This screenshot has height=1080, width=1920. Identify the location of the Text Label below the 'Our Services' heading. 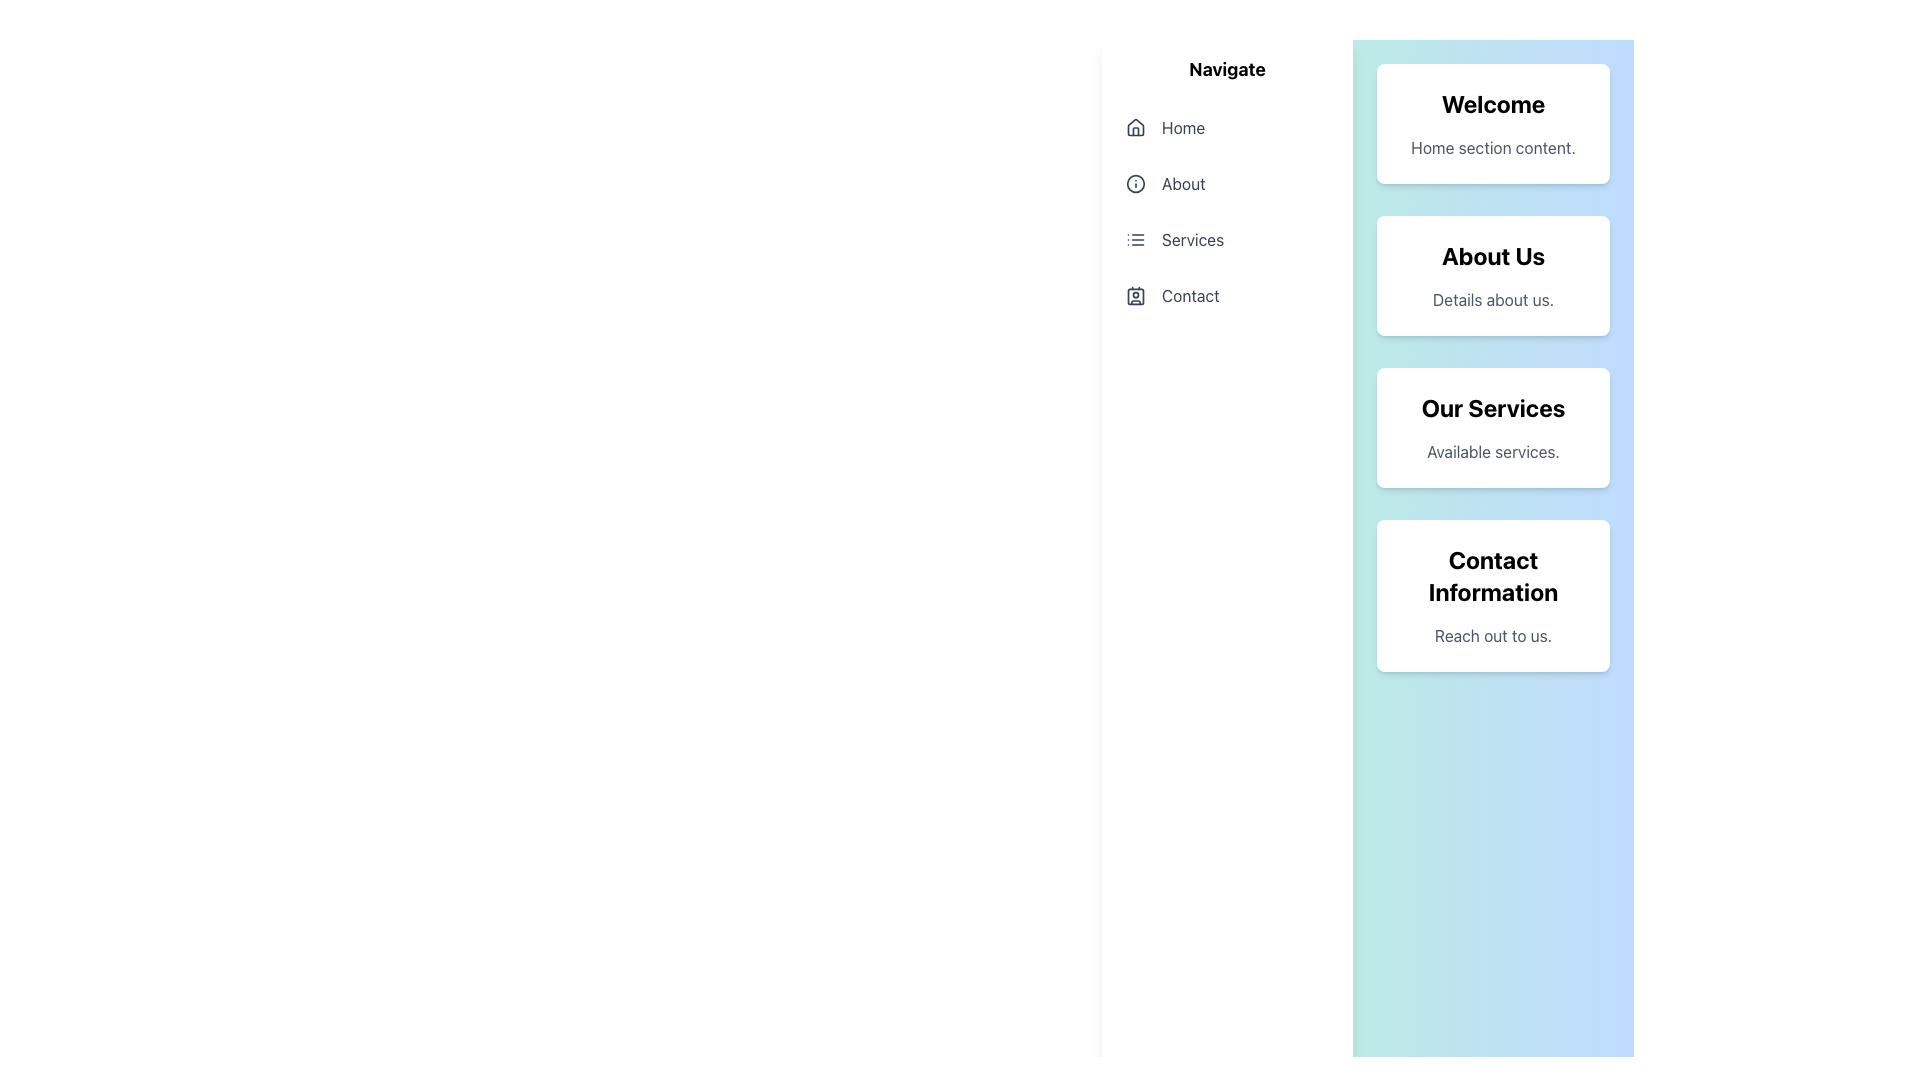
(1492, 451).